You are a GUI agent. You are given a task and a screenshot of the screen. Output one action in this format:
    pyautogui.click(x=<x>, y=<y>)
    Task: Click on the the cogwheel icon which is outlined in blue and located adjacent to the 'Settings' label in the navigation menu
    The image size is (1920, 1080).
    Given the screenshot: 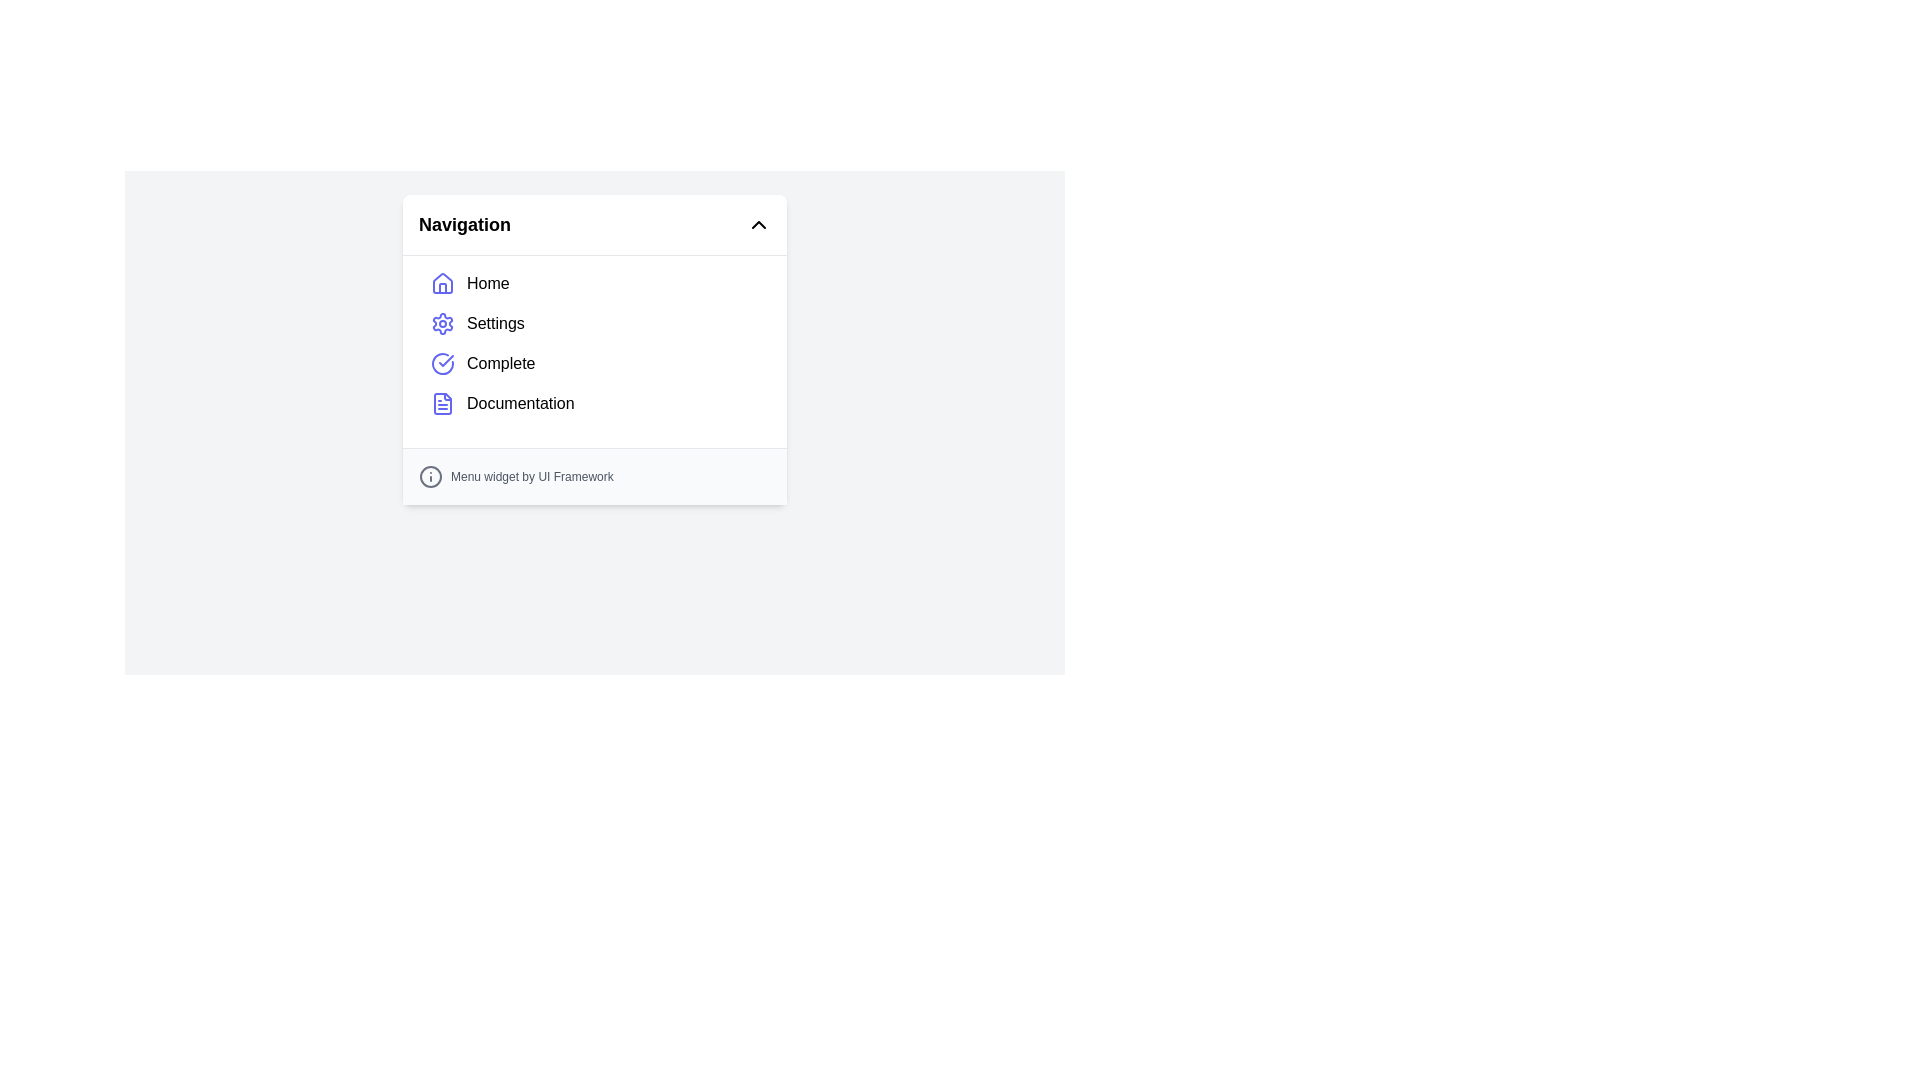 What is the action you would take?
    pyautogui.click(x=441, y=323)
    